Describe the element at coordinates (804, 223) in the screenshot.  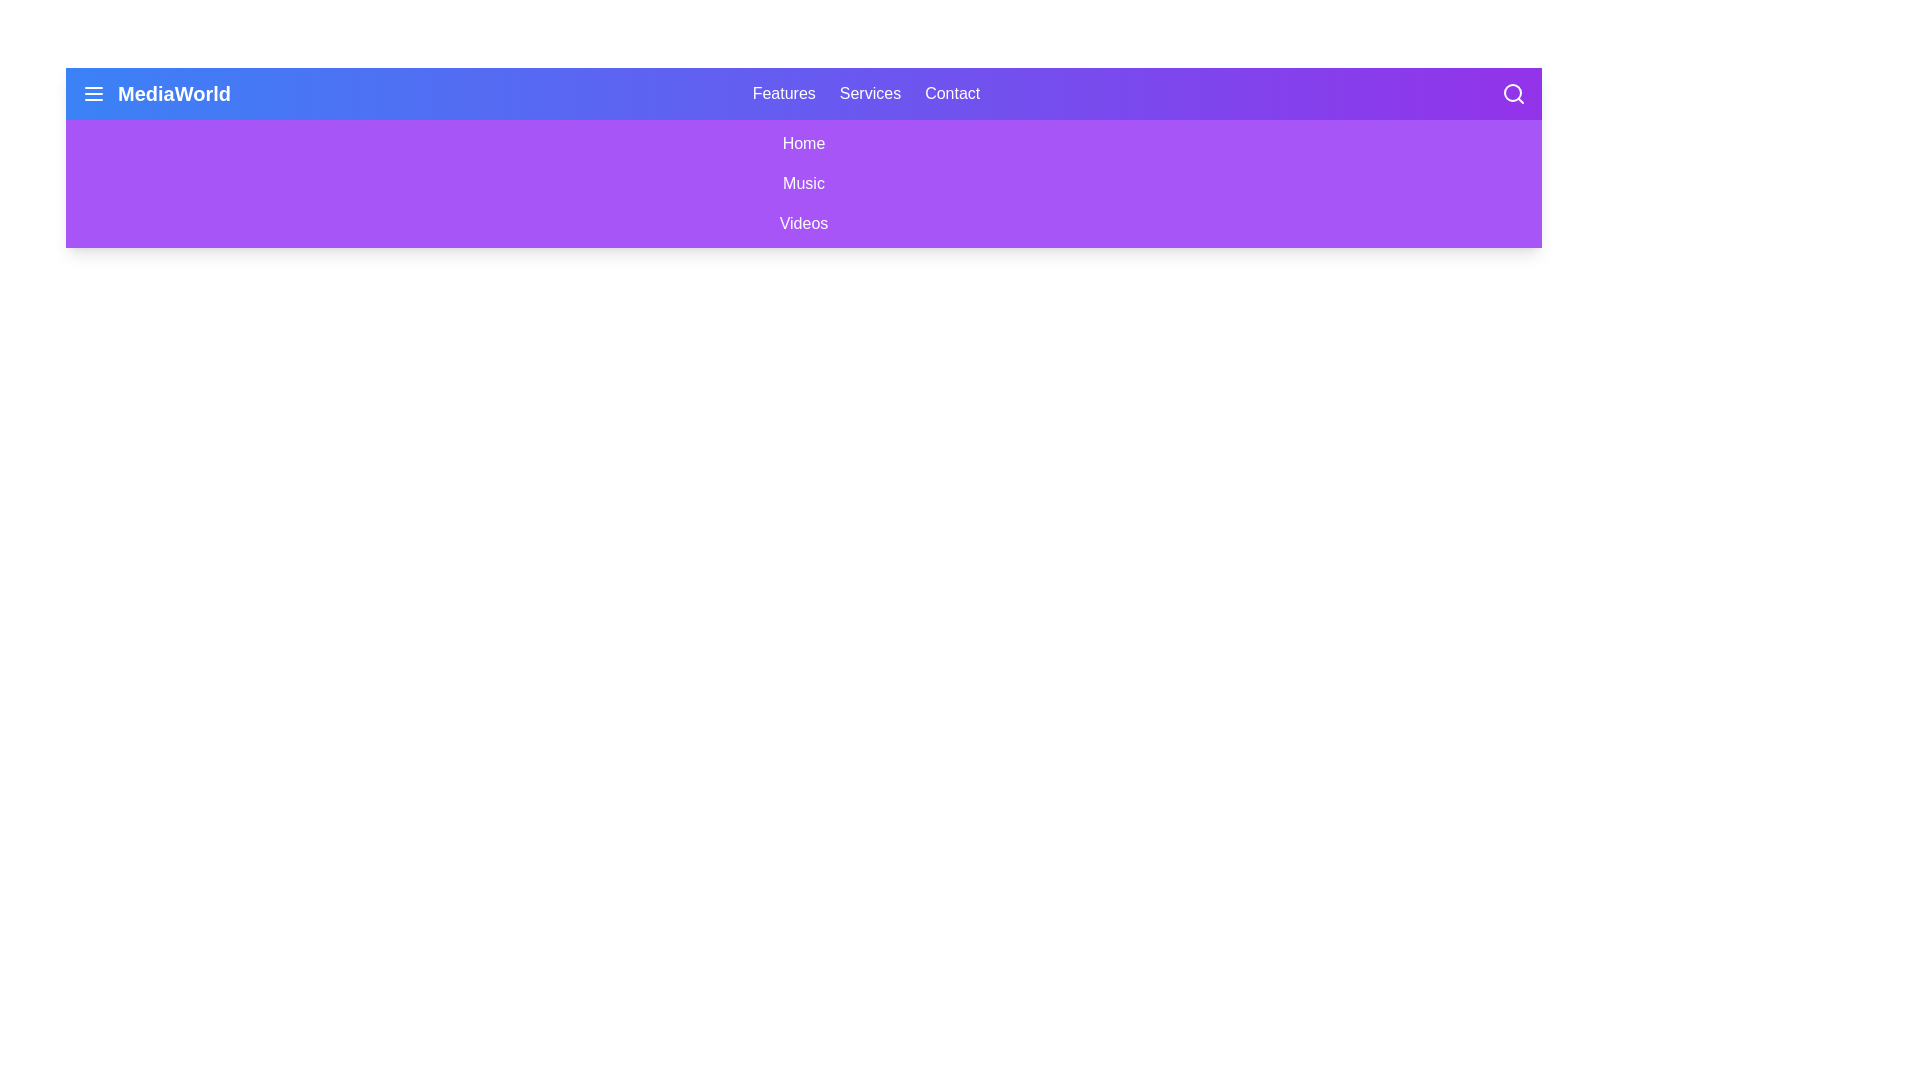
I see `the 'Videos' navigation button` at that location.